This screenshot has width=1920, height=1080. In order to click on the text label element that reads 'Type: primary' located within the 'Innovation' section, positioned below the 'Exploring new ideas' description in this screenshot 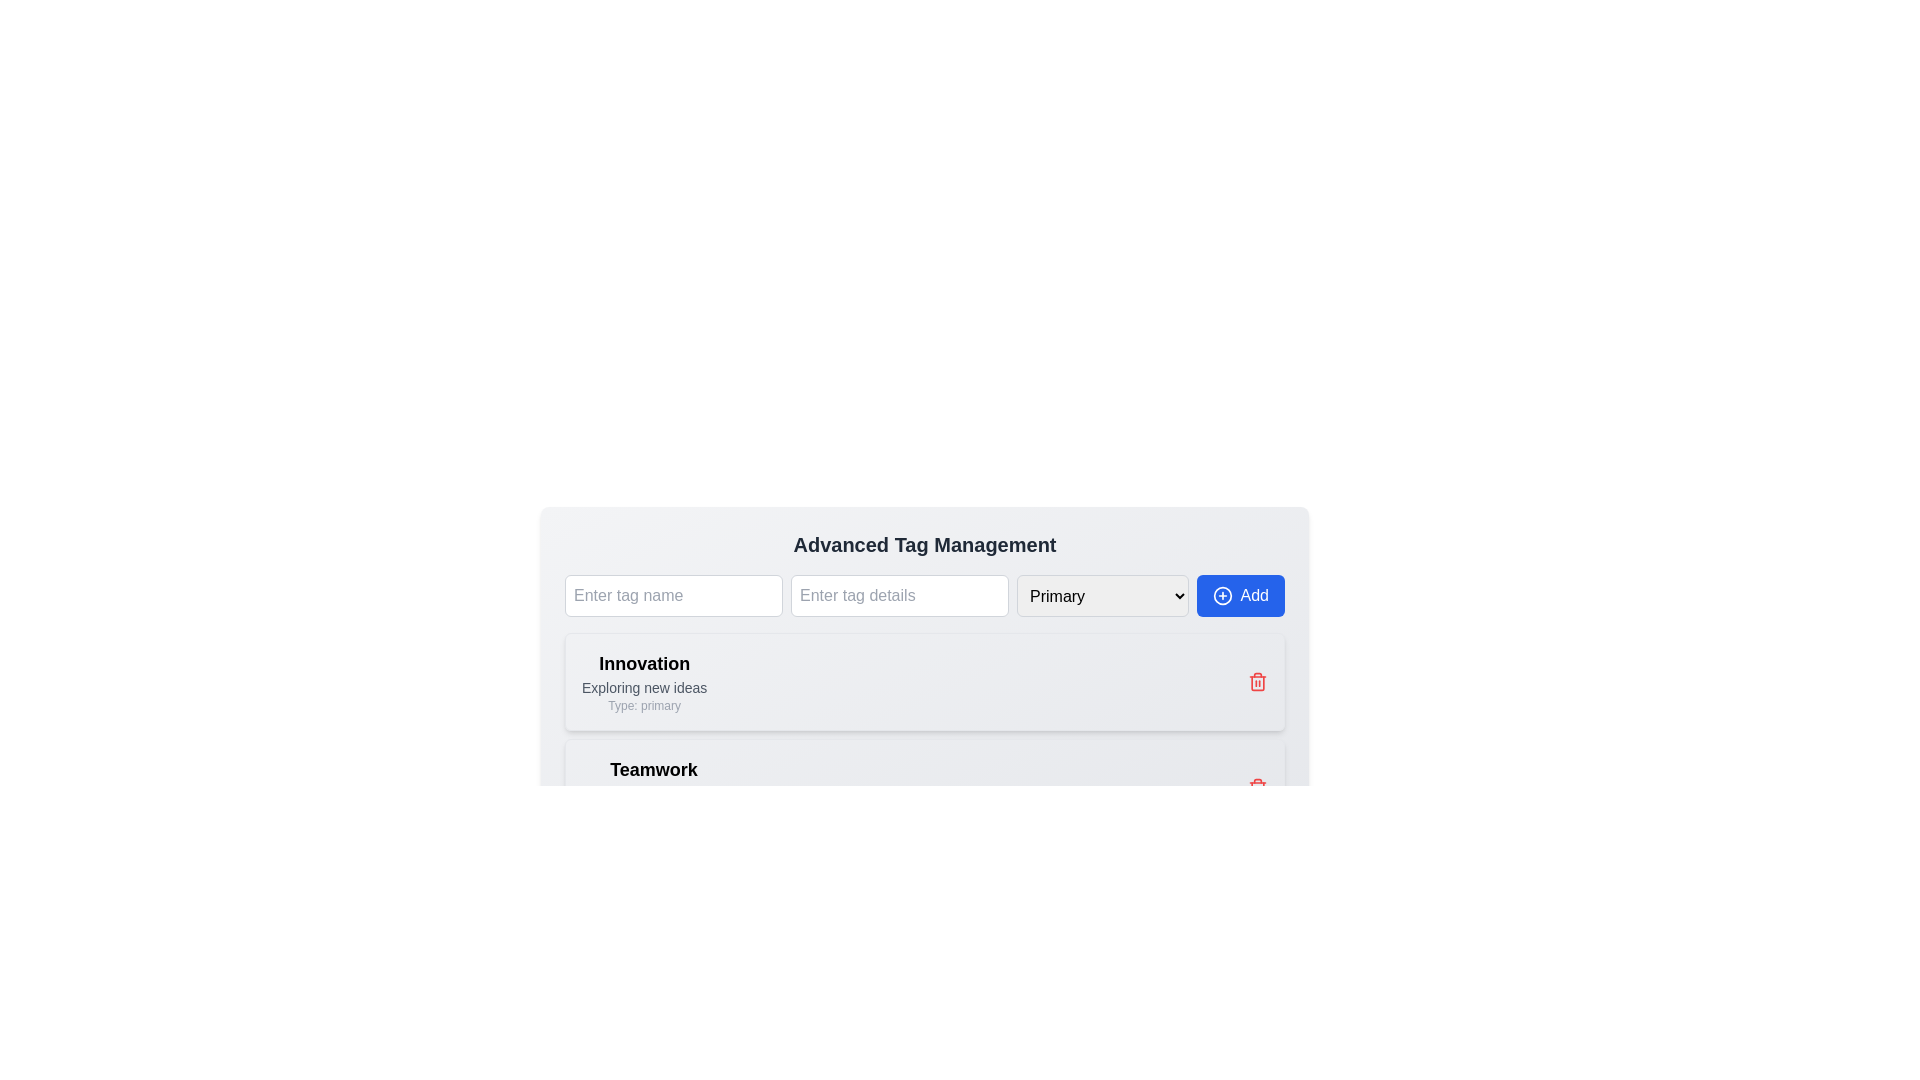, I will do `click(644, 704)`.